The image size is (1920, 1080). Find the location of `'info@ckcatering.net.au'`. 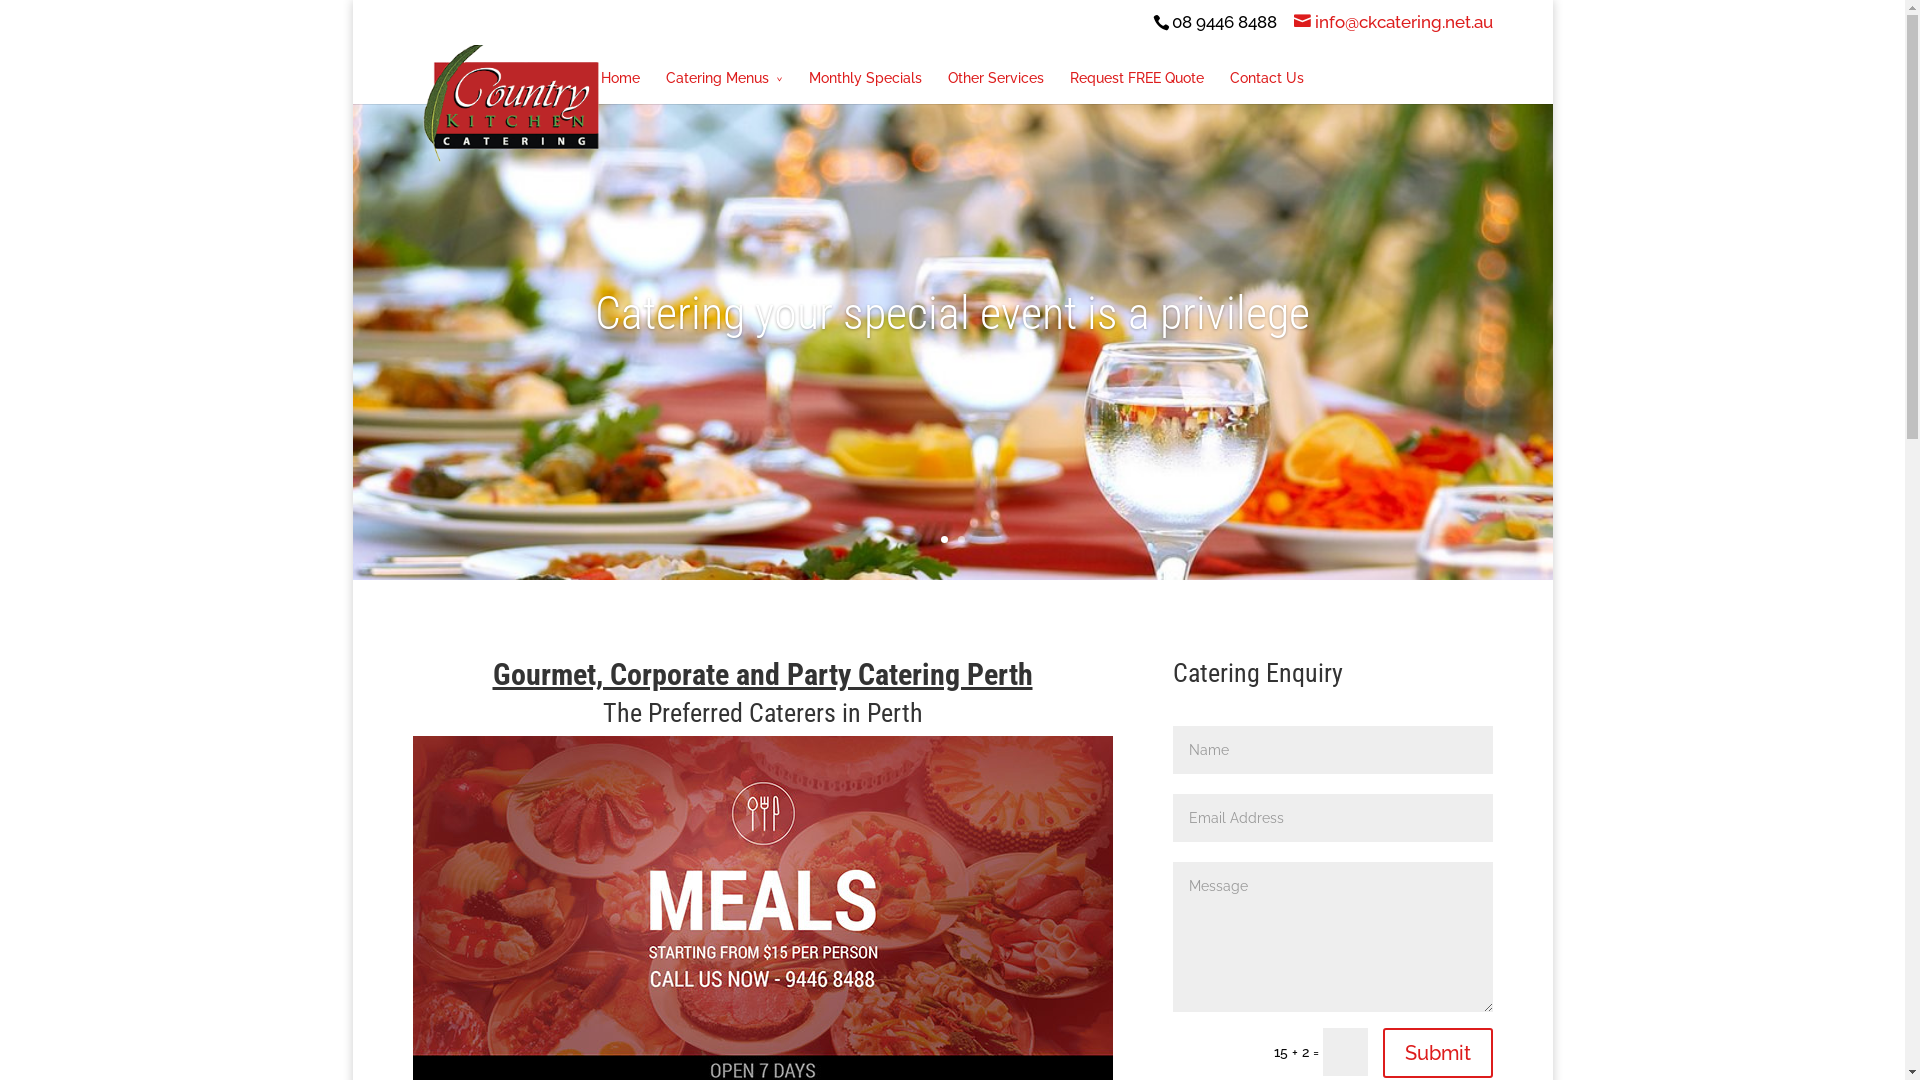

'info@ckcatering.net.au' is located at coordinates (1392, 22).